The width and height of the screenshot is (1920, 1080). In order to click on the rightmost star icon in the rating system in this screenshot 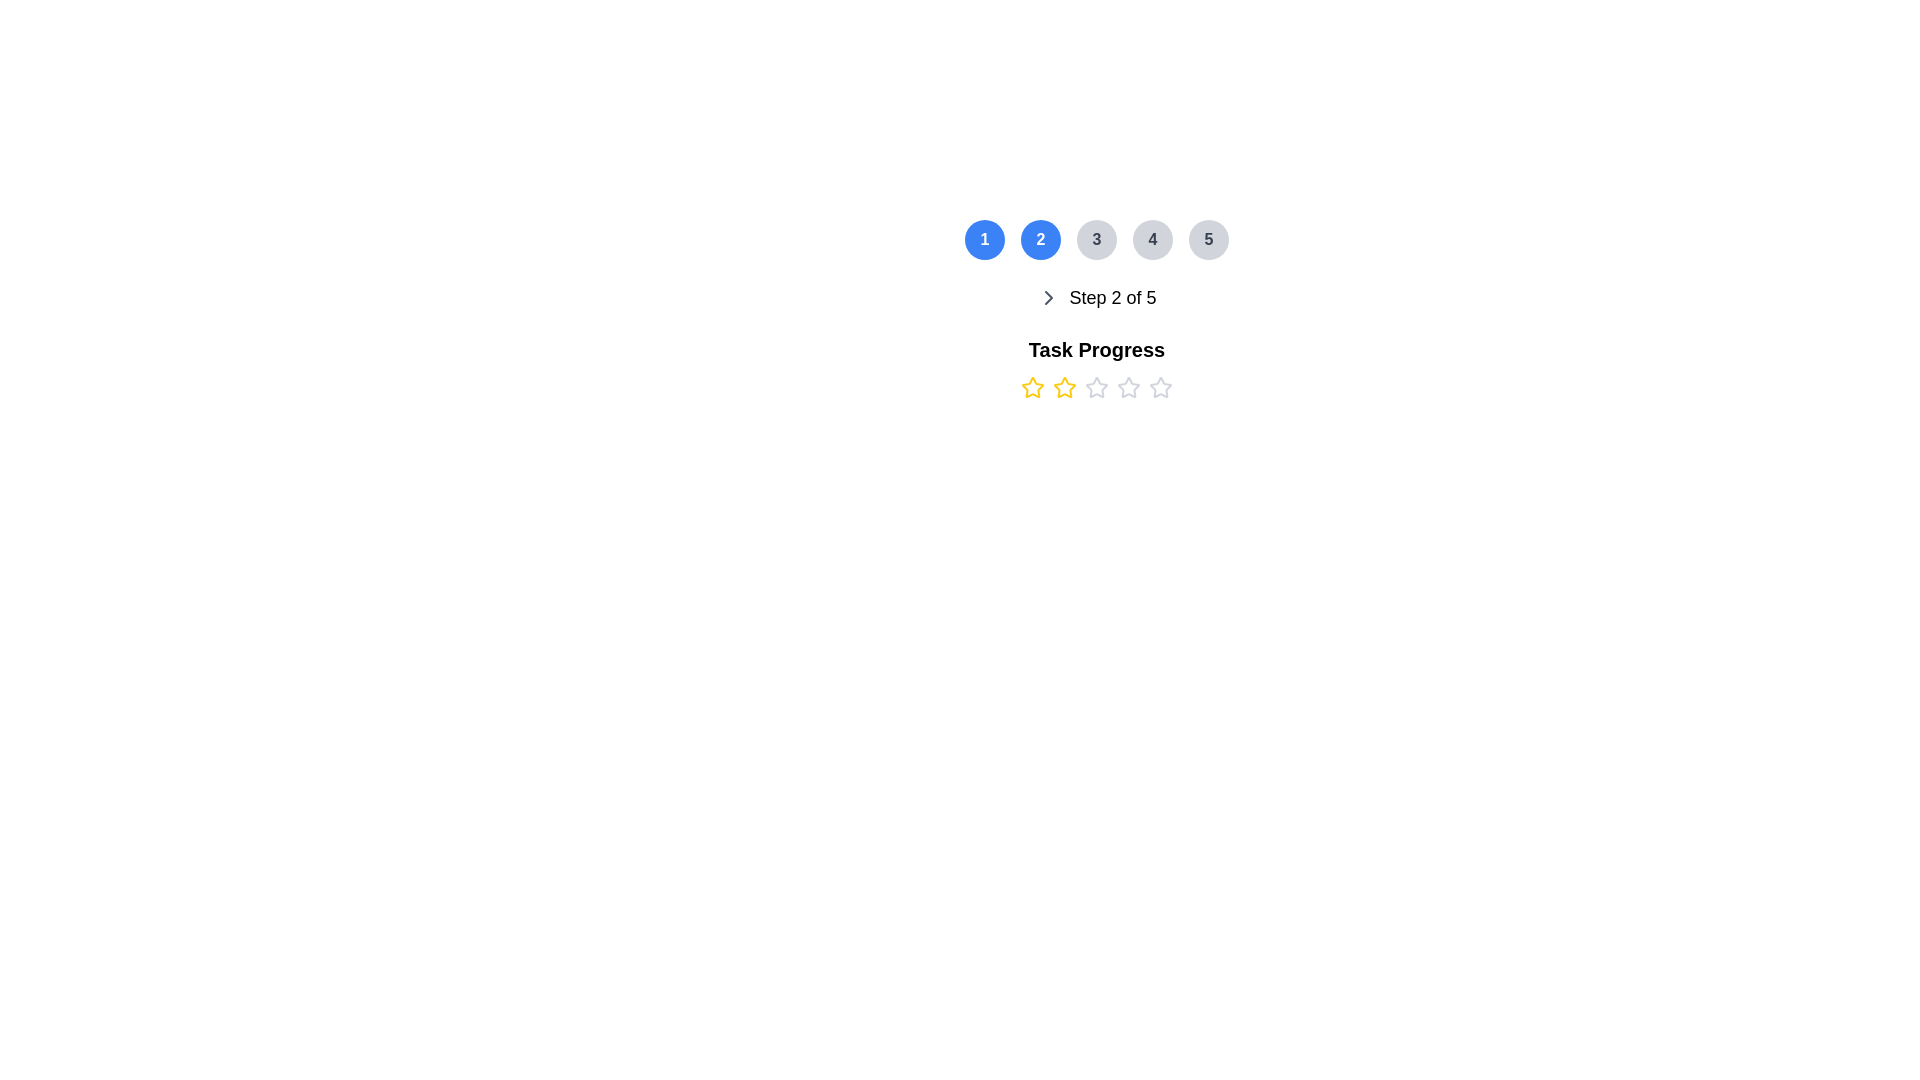, I will do `click(1161, 388)`.